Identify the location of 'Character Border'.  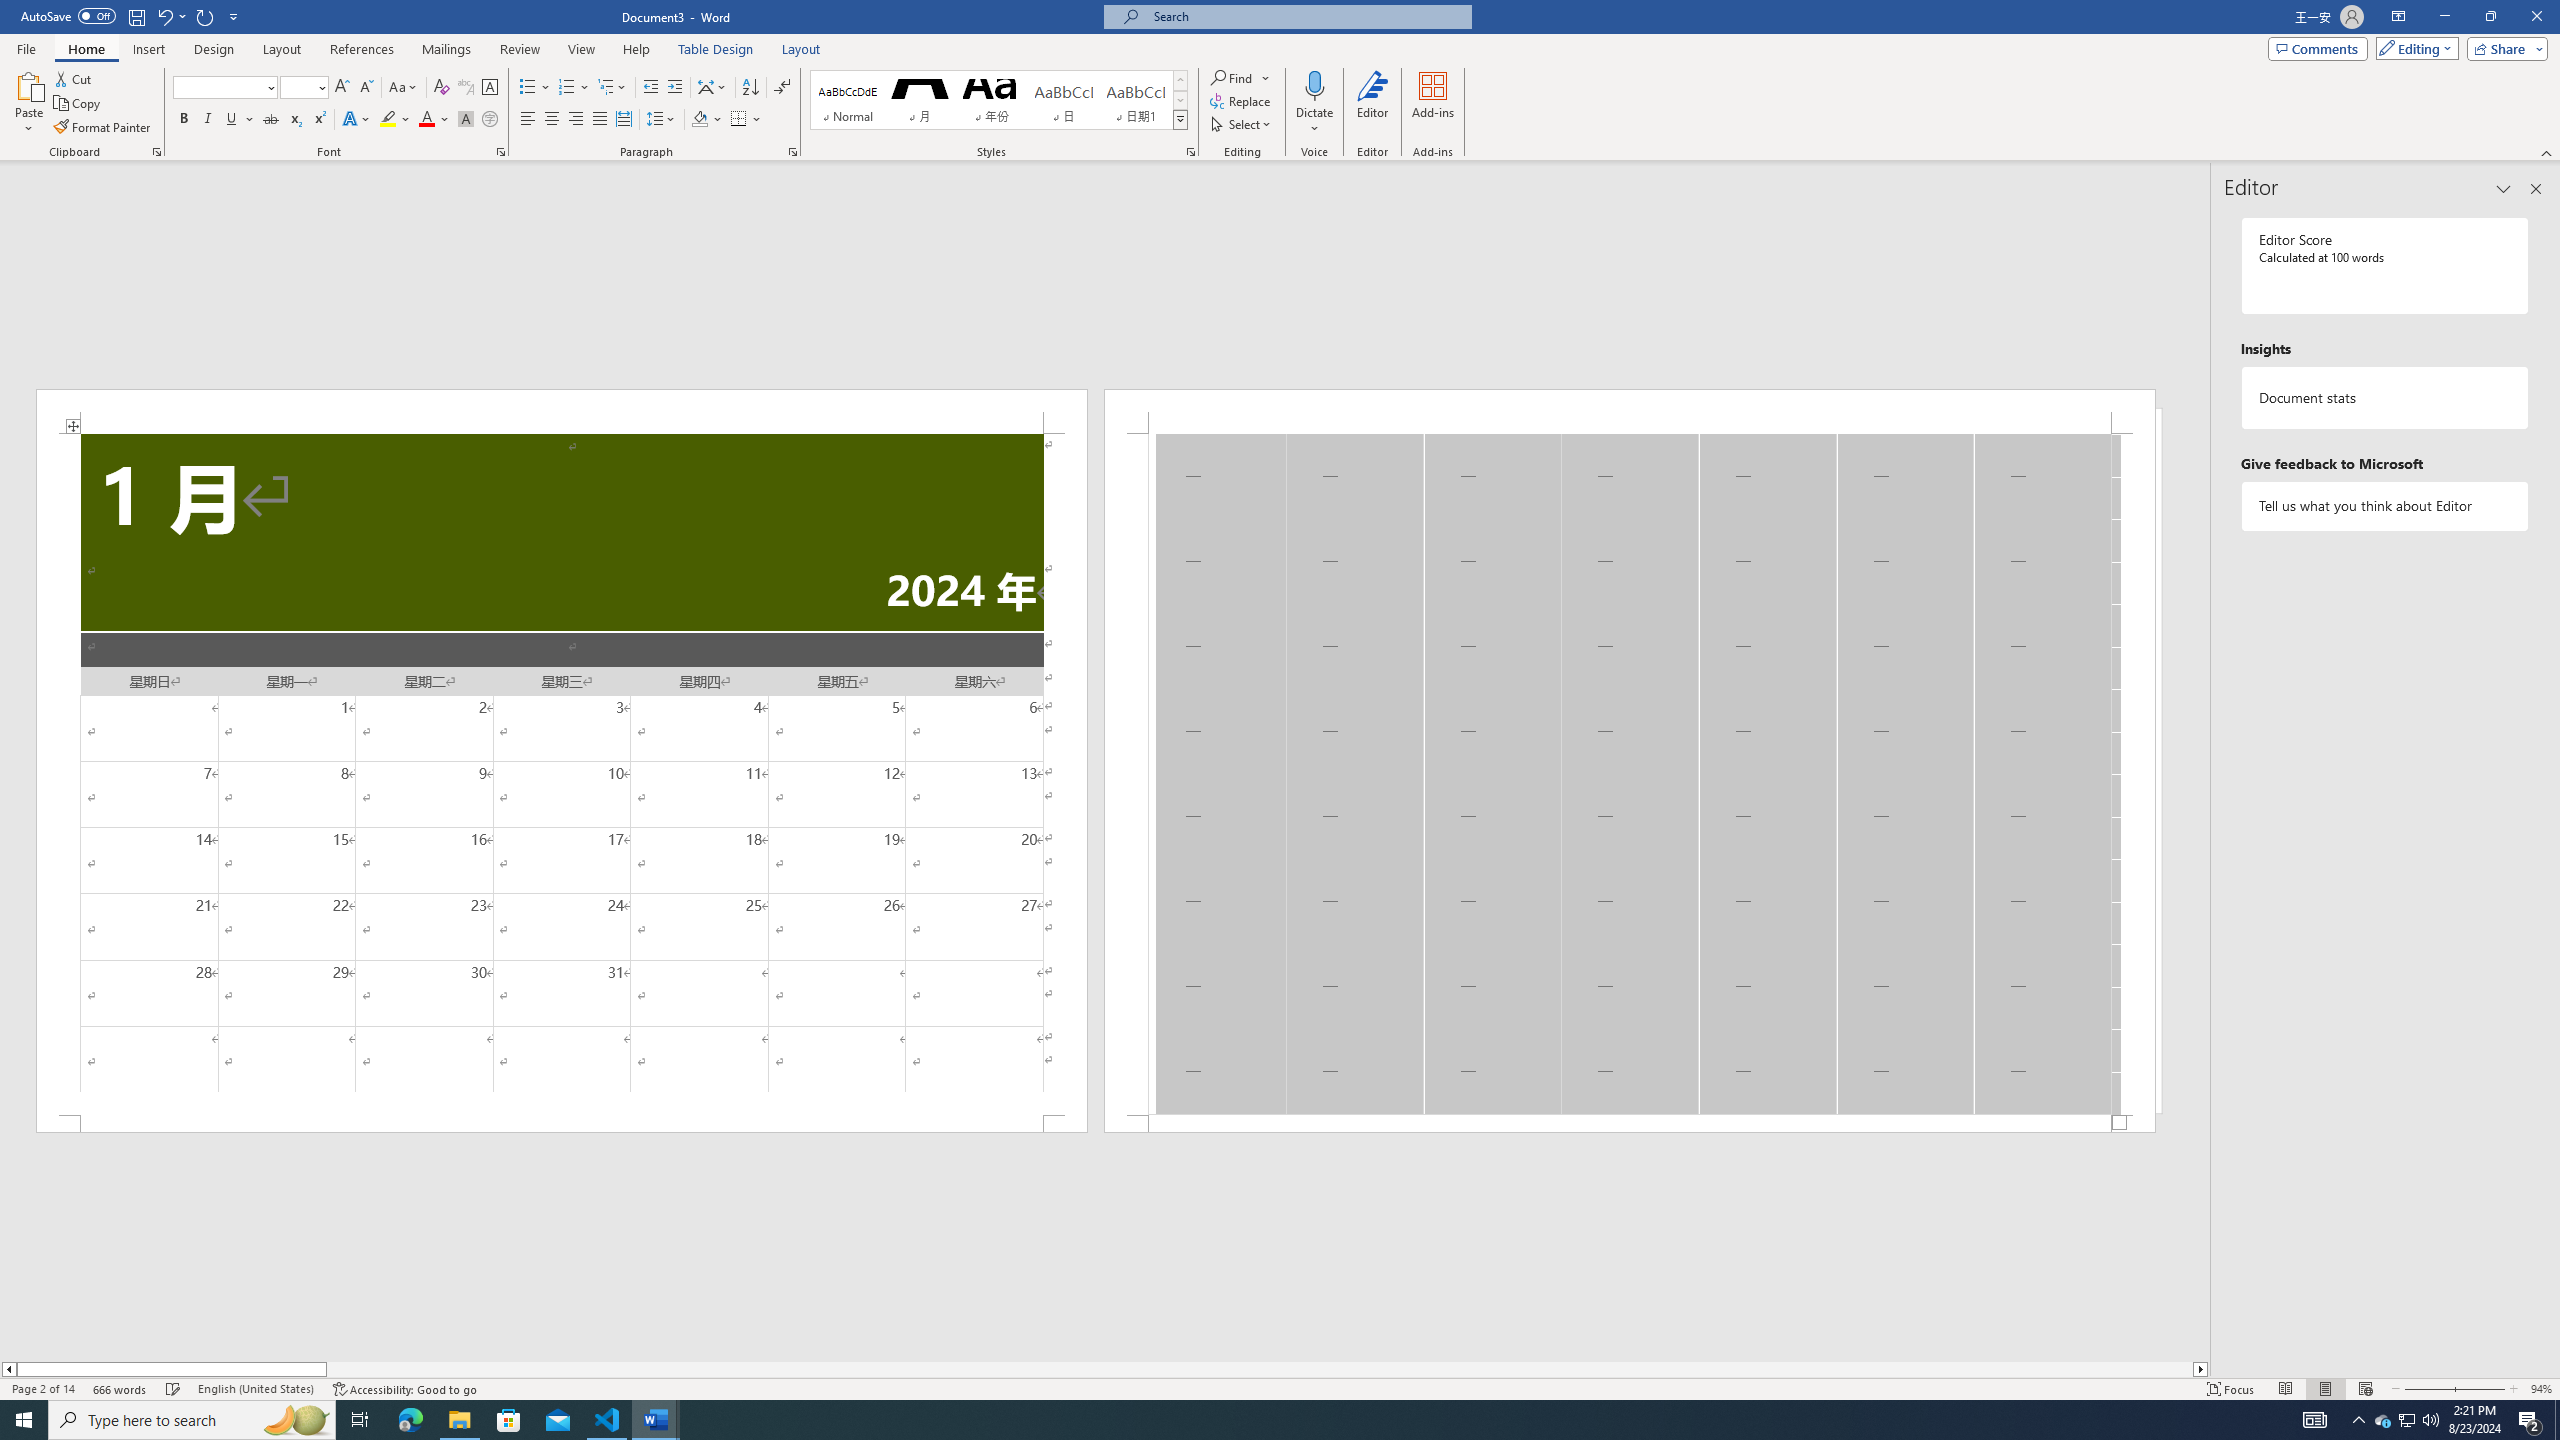
(489, 87).